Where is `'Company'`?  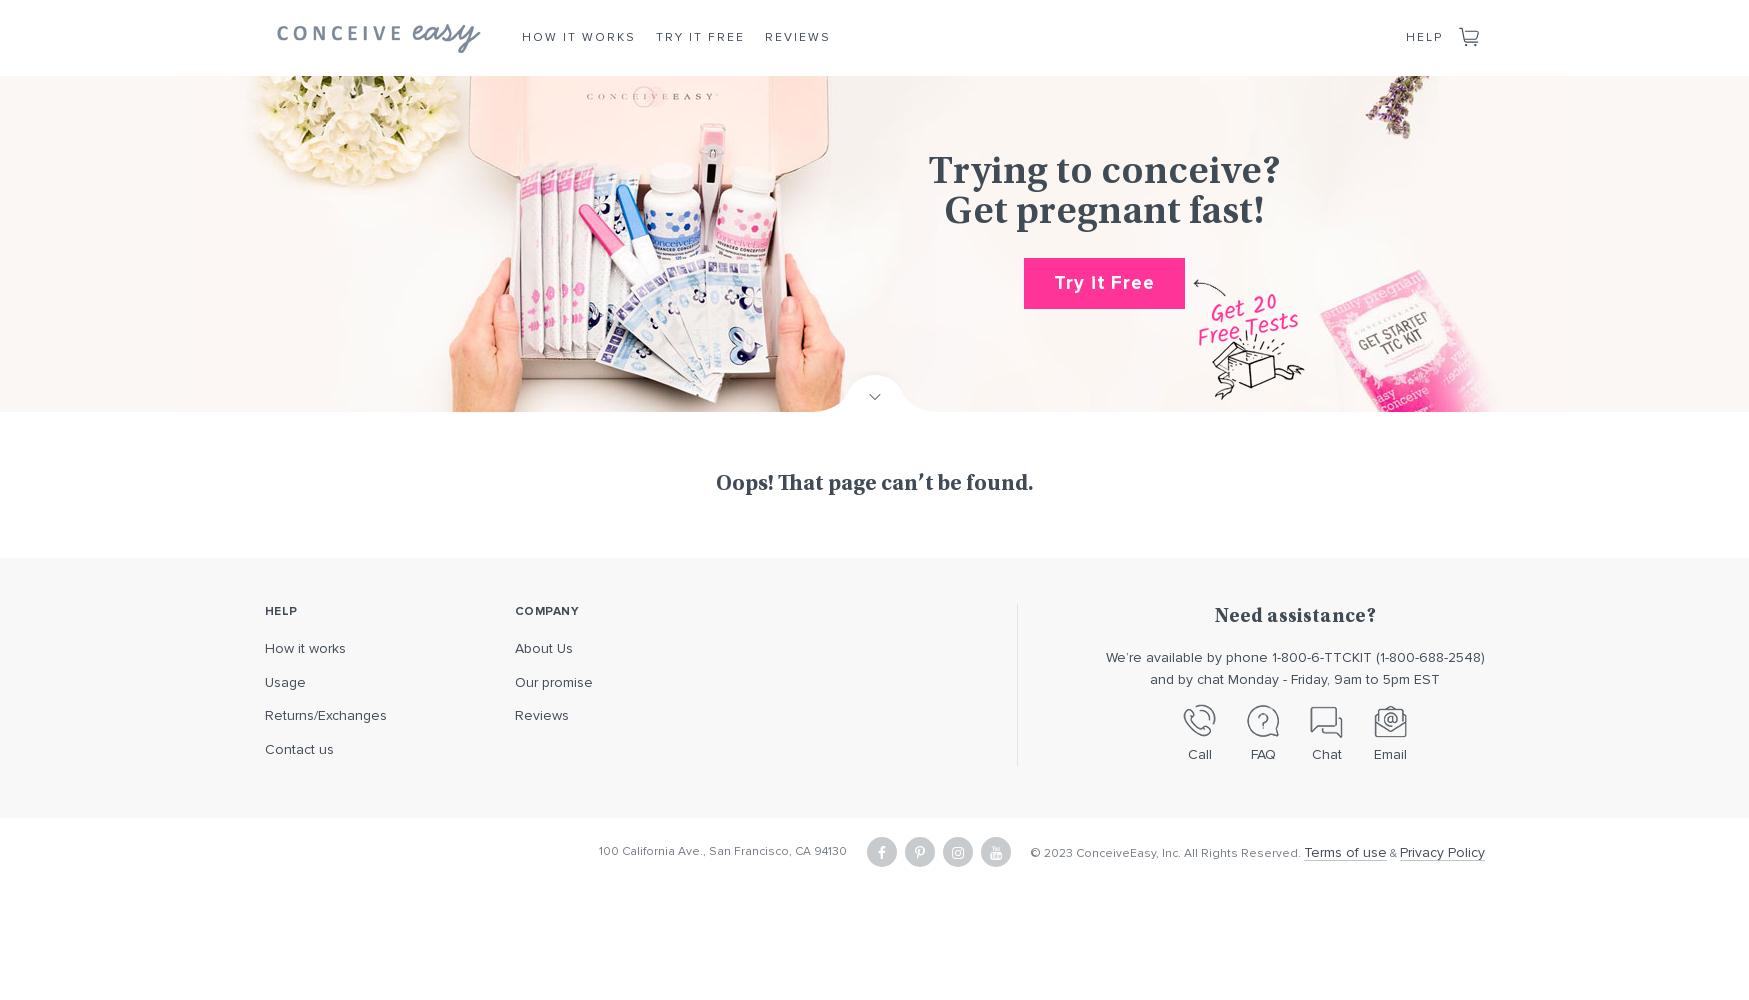 'Company' is located at coordinates (545, 610).